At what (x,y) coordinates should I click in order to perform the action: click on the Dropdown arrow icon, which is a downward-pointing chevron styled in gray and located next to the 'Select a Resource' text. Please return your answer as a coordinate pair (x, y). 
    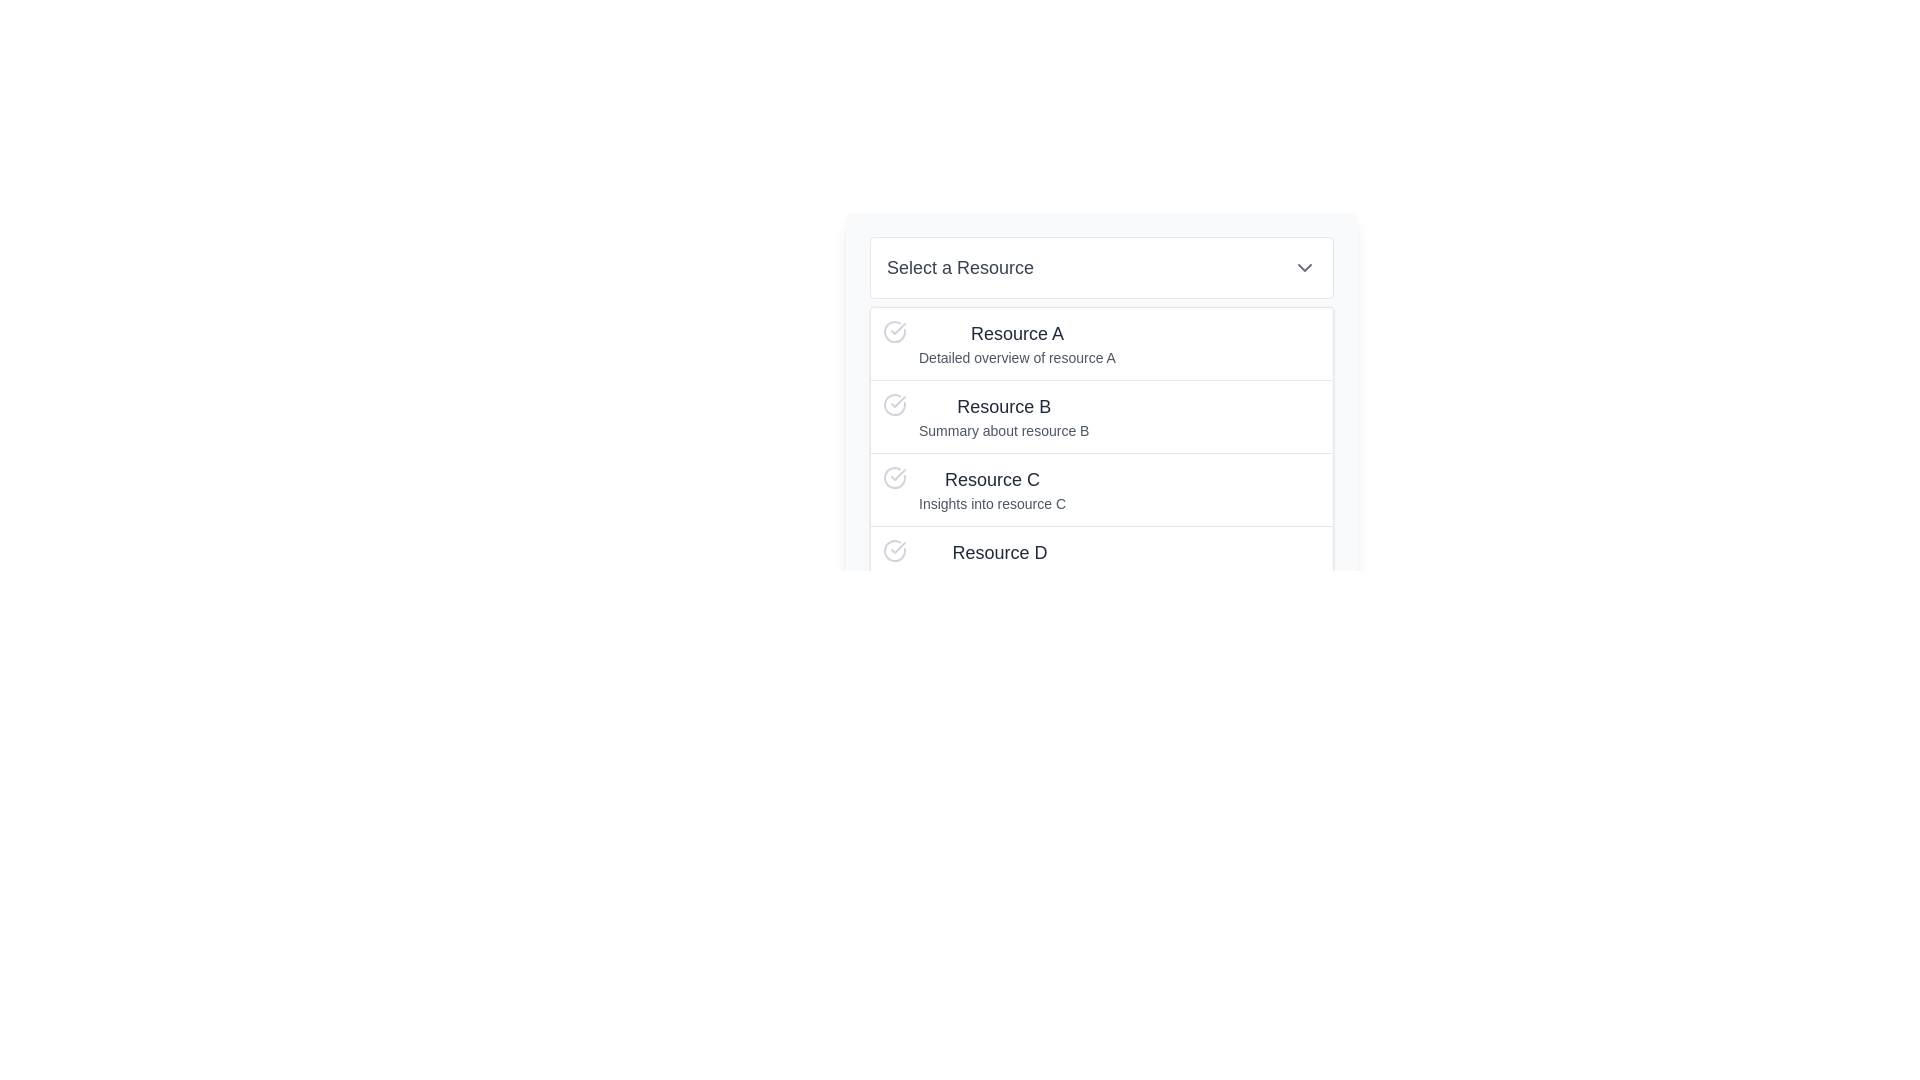
    Looking at the image, I should click on (1305, 266).